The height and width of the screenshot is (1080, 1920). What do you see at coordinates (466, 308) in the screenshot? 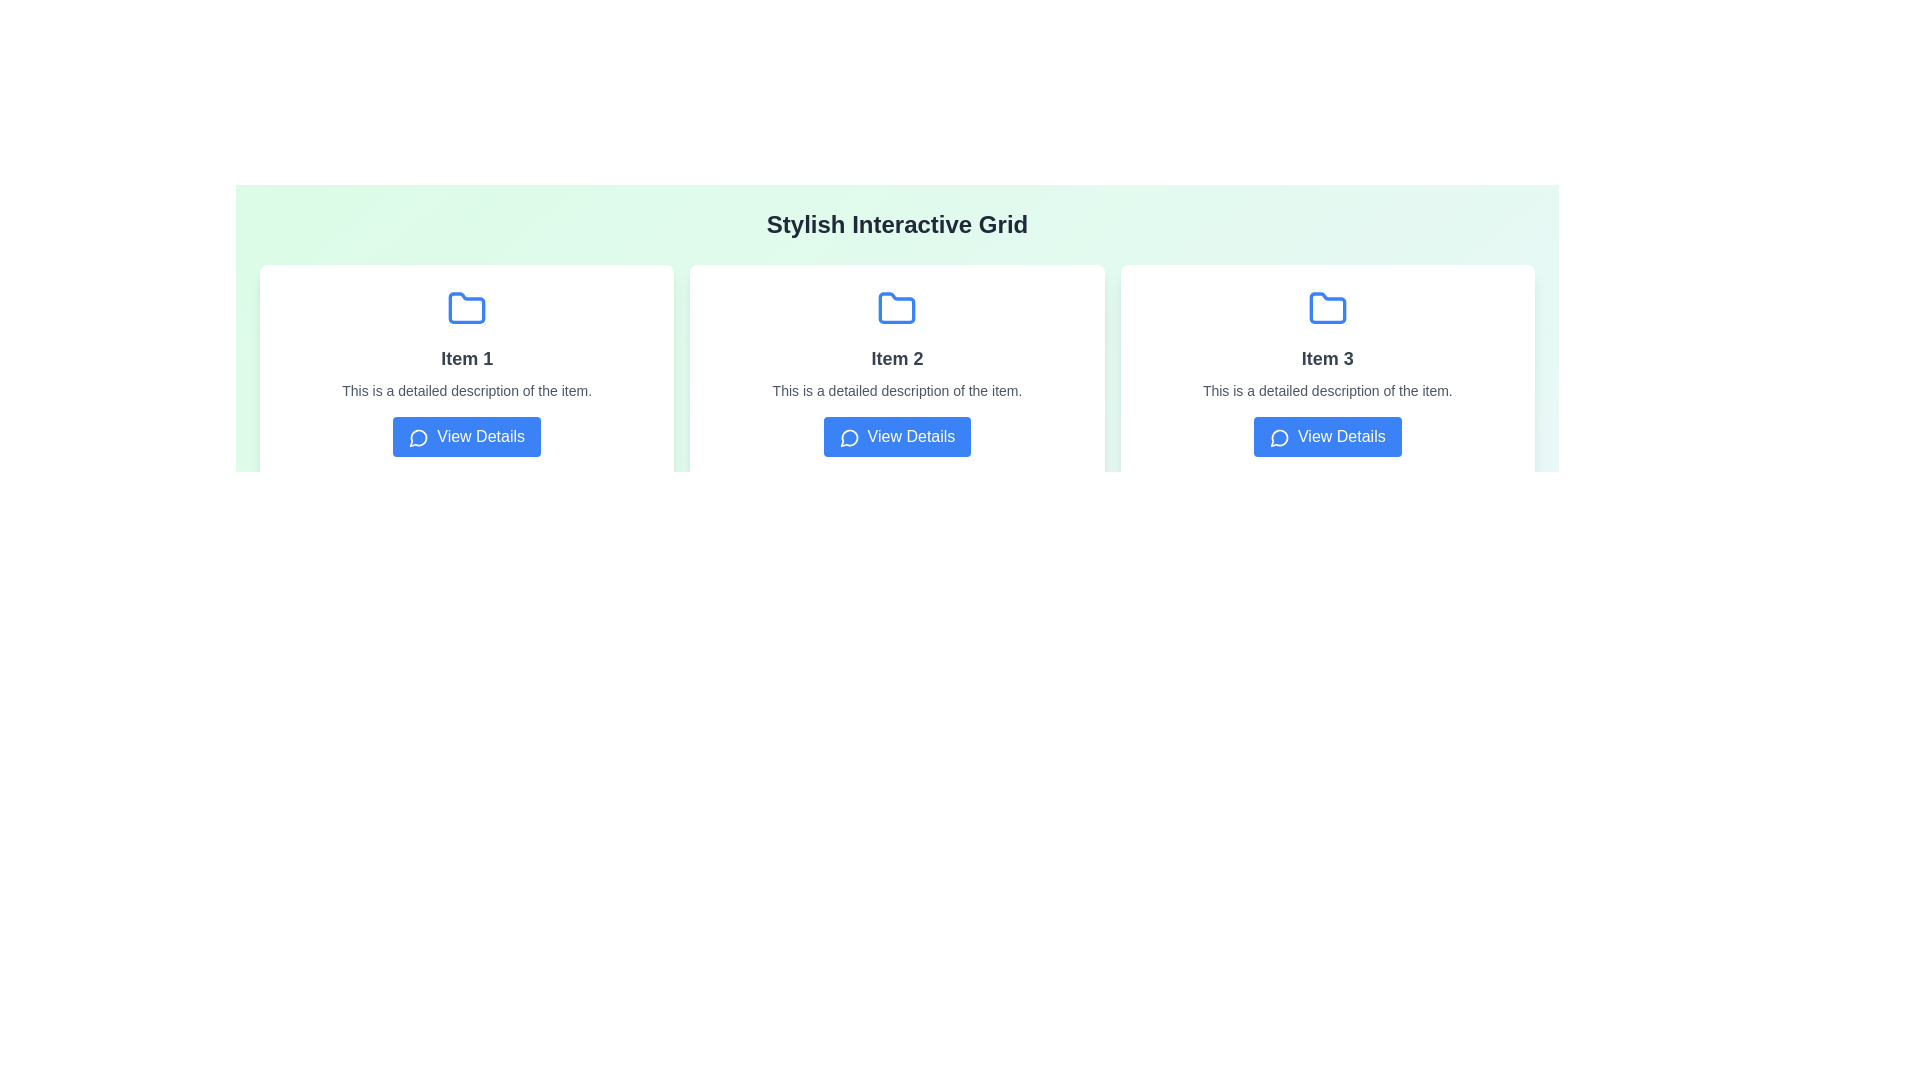
I see `the folder icon located at the top-center of the first card labeled 'Item 1', which enhances the usability and recognizability of the card content` at bounding box center [466, 308].